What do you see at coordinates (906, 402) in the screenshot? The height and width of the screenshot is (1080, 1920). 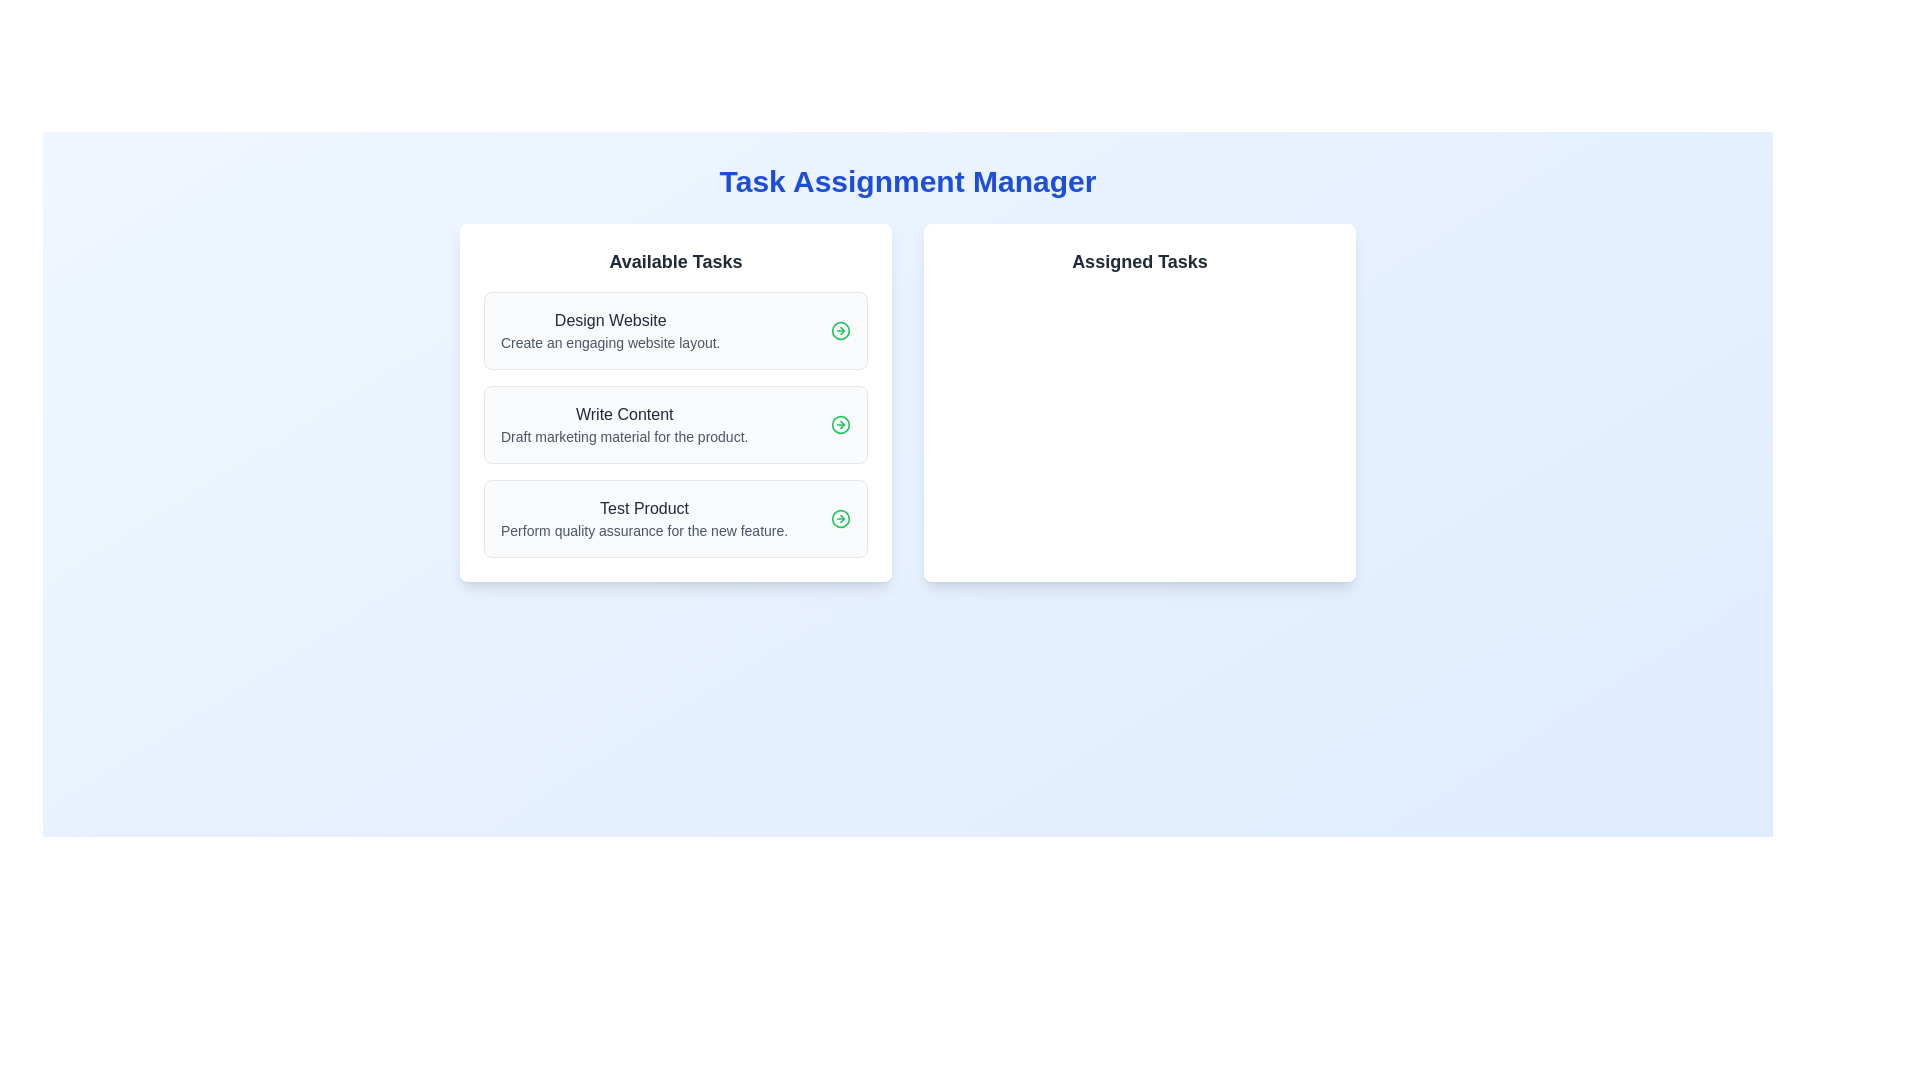 I see `the 'Task Assignment Manager' panel` at bounding box center [906, 402].